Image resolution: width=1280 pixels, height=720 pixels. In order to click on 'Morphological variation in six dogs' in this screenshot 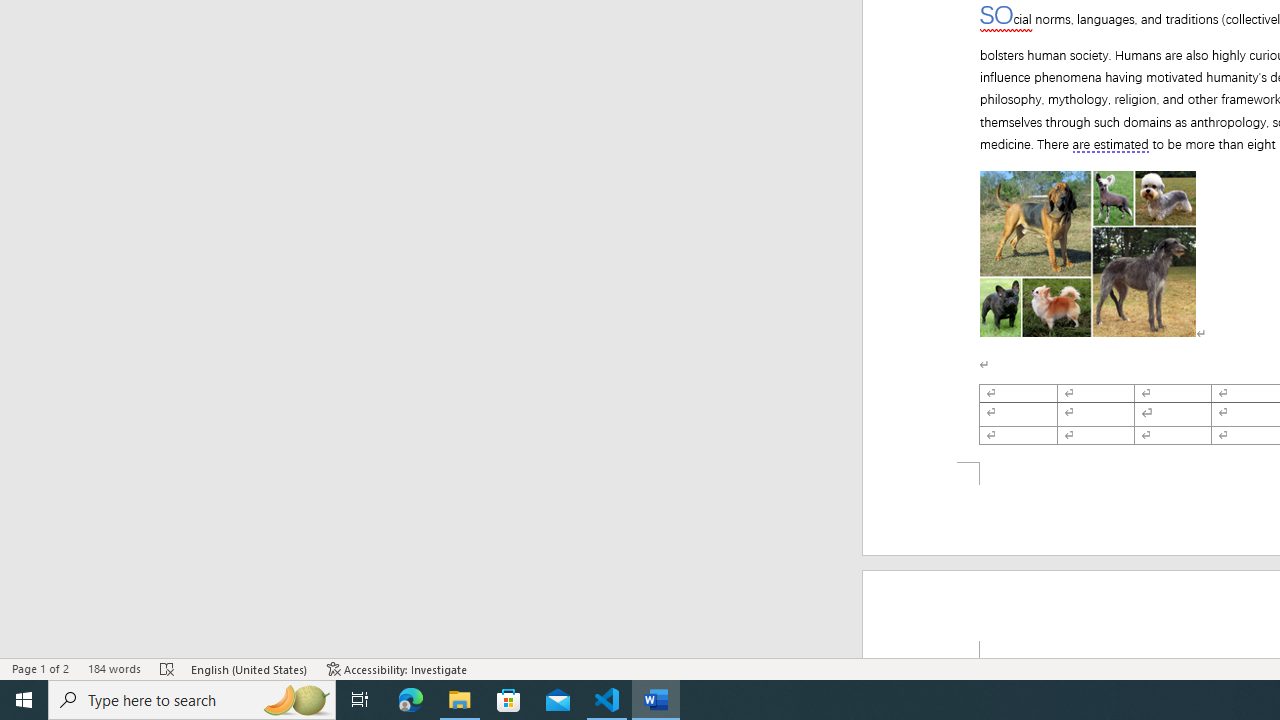, I will do `click(1087, 253)`.